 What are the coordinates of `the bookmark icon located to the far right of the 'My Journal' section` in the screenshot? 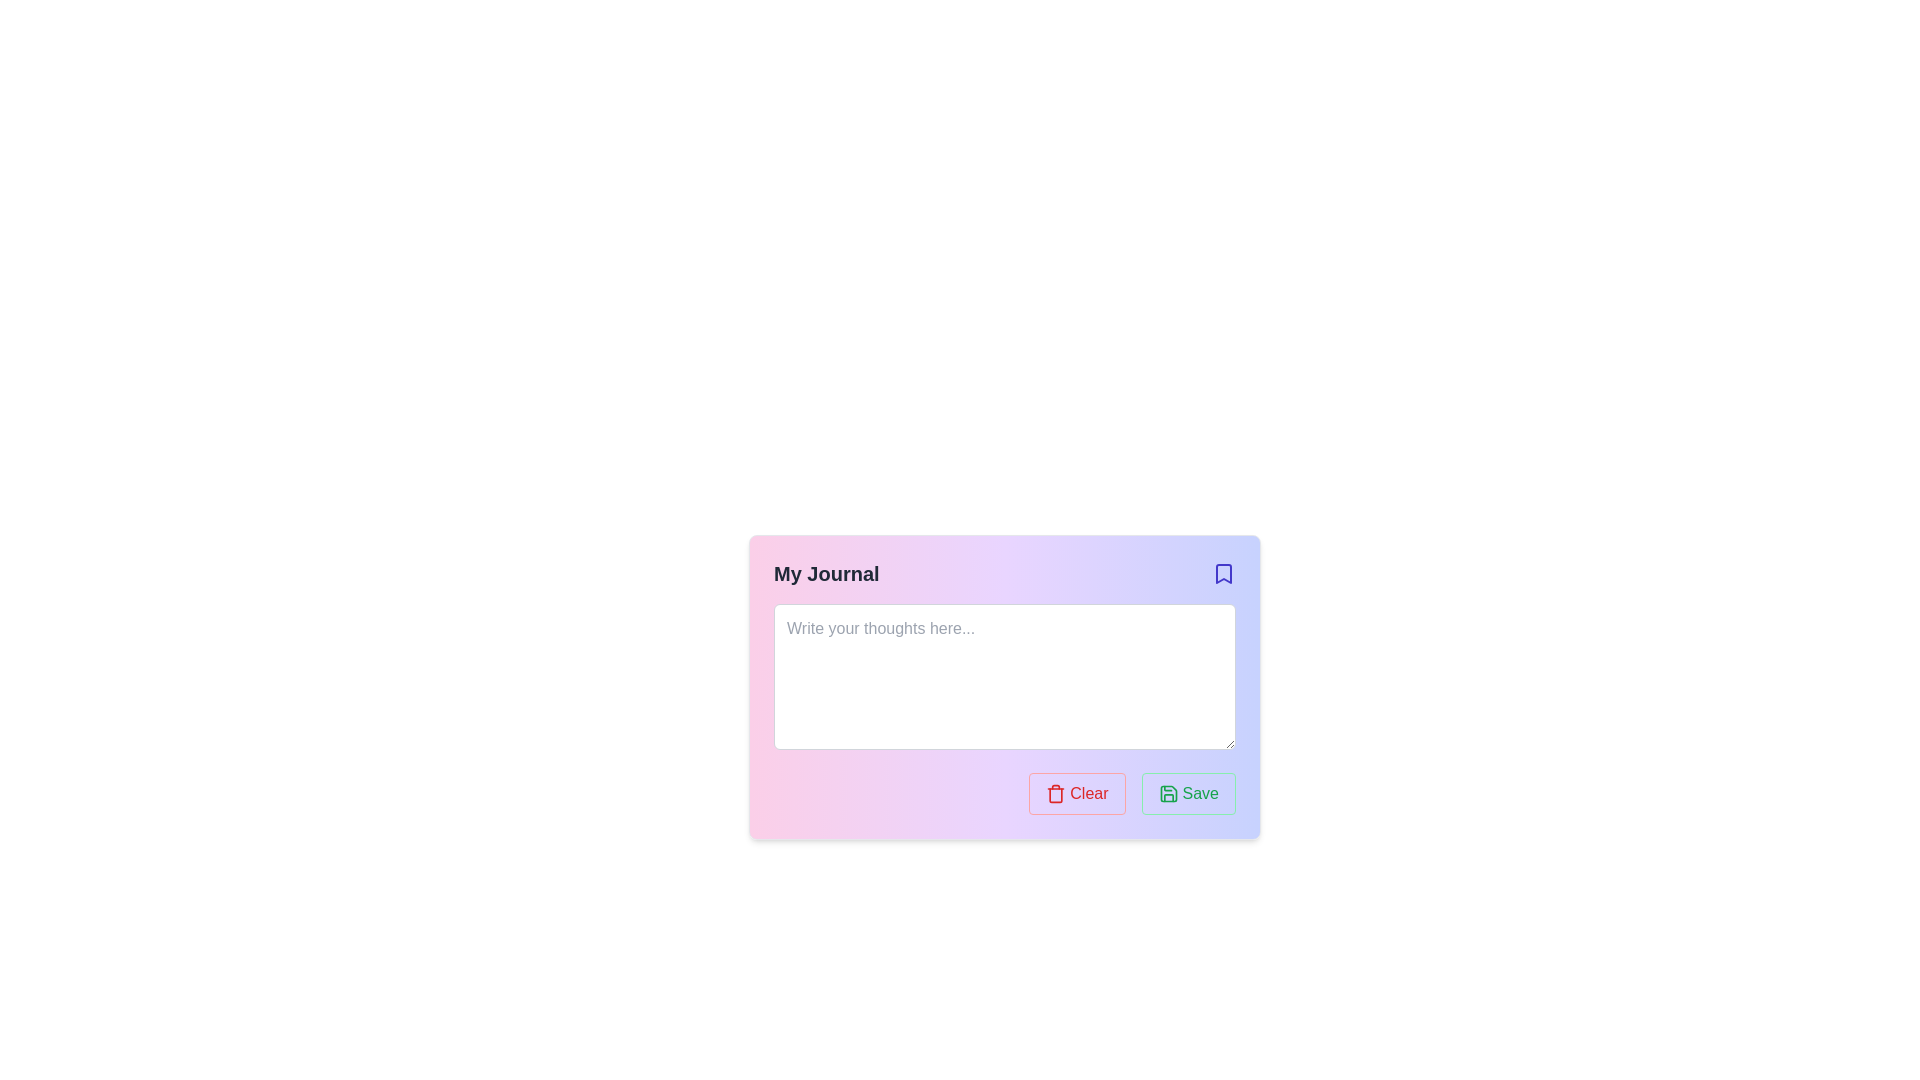 It's located at (1223, 574).